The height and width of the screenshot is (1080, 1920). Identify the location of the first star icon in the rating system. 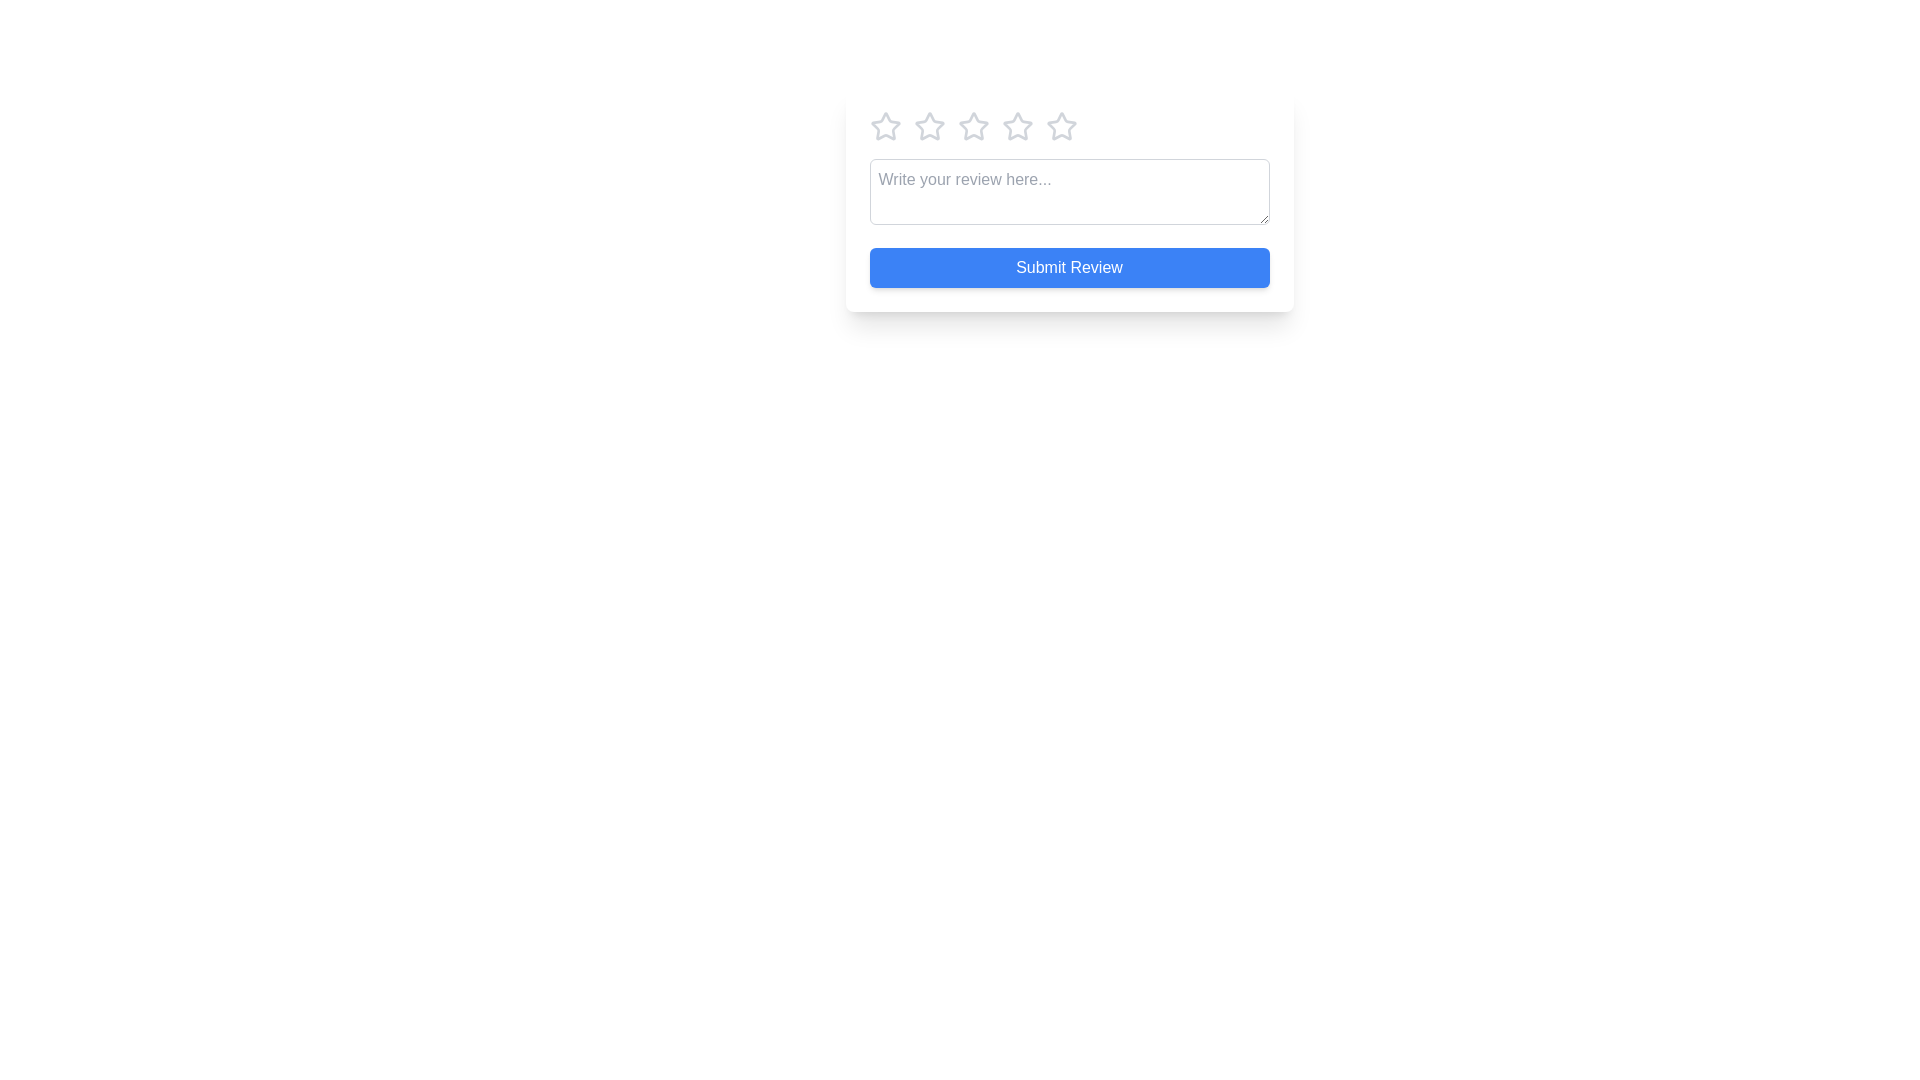
(883, 126).